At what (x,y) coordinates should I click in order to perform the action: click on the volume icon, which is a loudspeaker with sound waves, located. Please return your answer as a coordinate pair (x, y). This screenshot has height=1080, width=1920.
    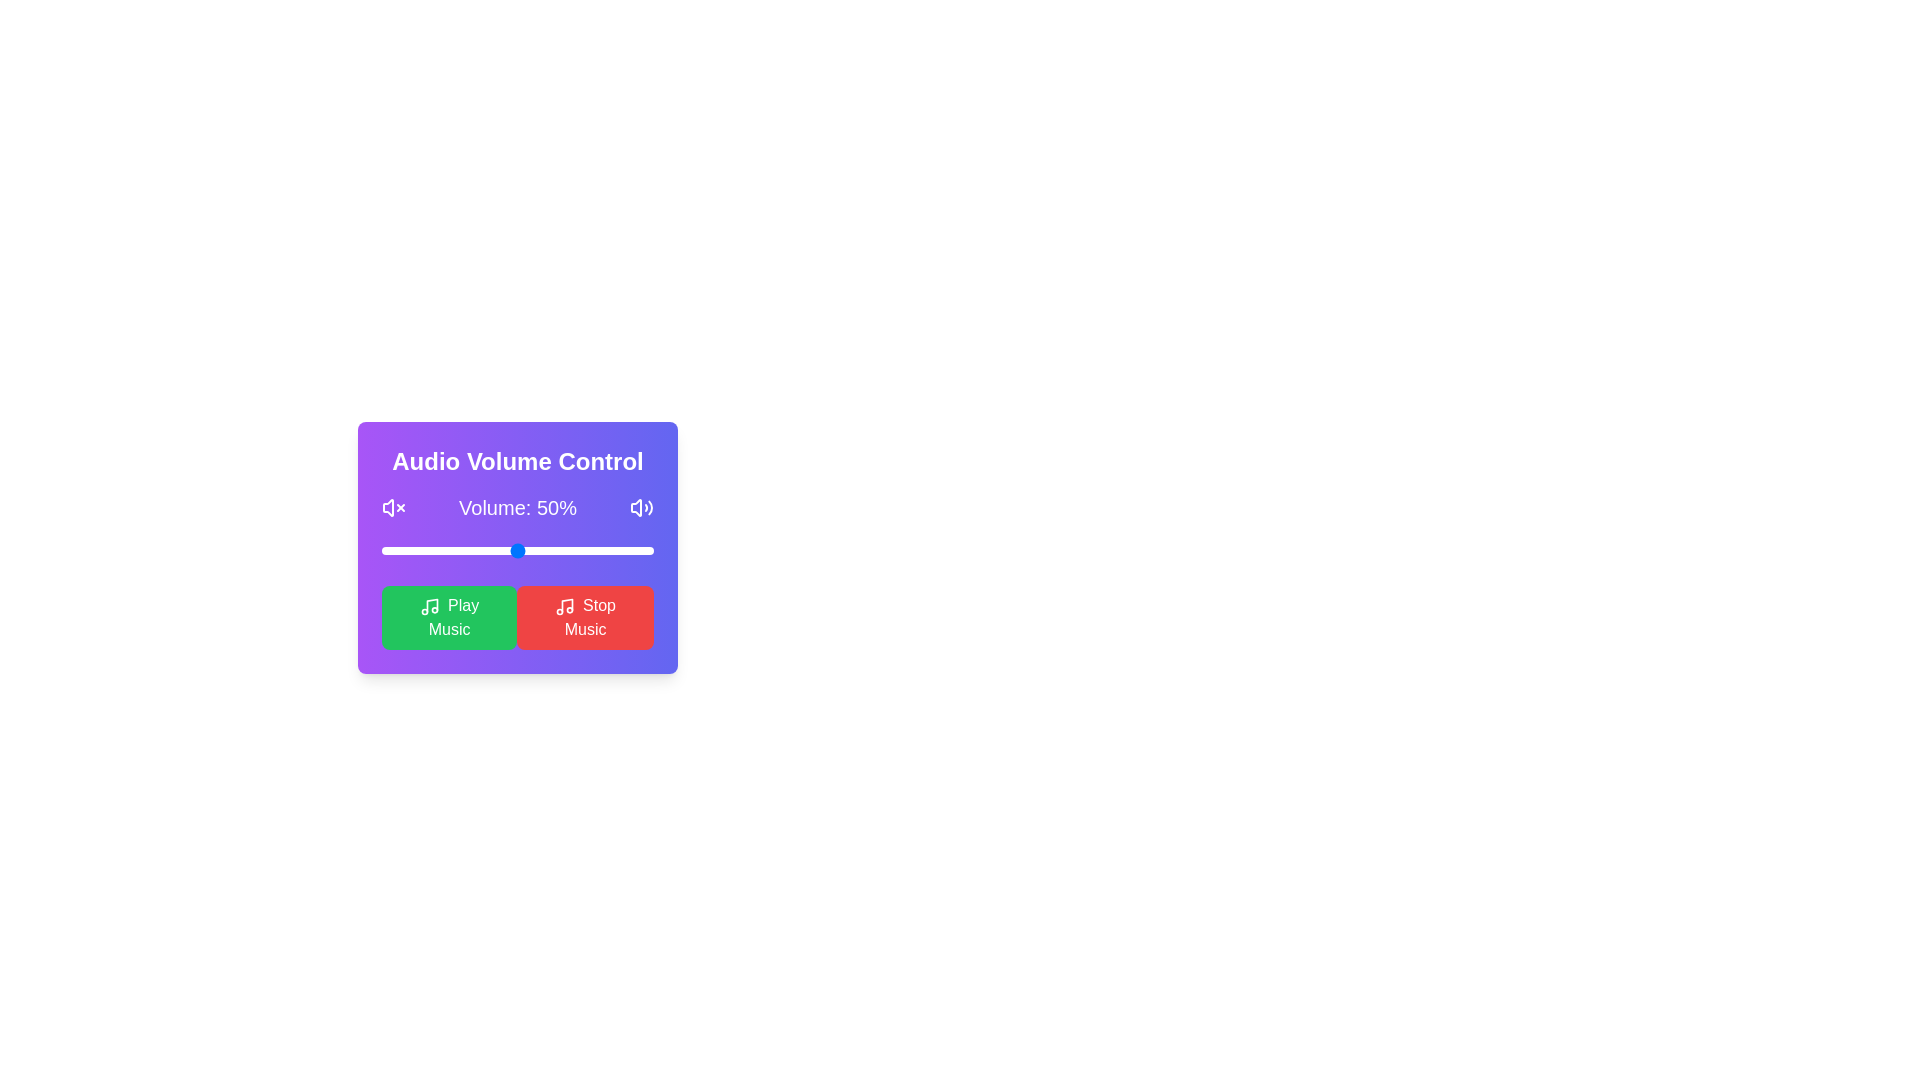
    Looking at the image, I should click on (642, 507).